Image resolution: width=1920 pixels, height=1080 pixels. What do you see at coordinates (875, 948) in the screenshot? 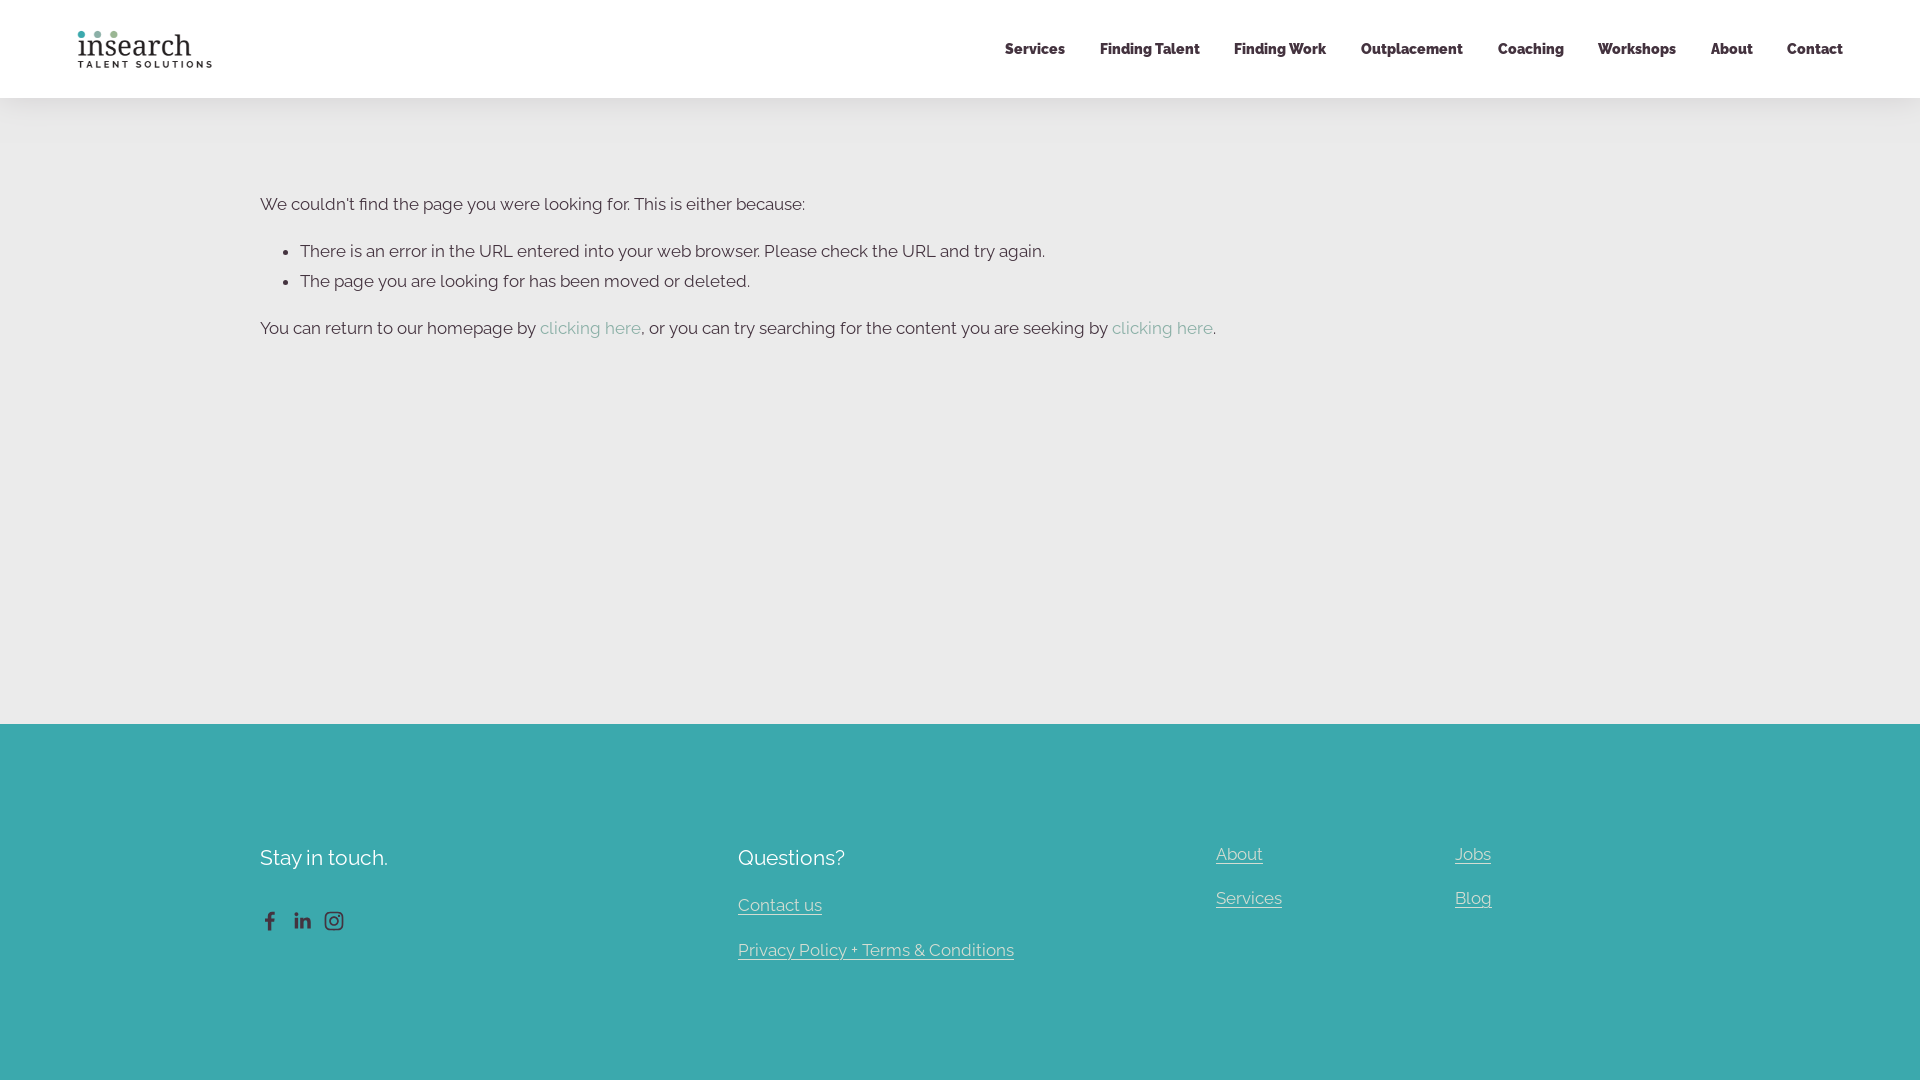
I see `'Privacy Policy + Terms & Conditions'` at bounding box center [875, 948].